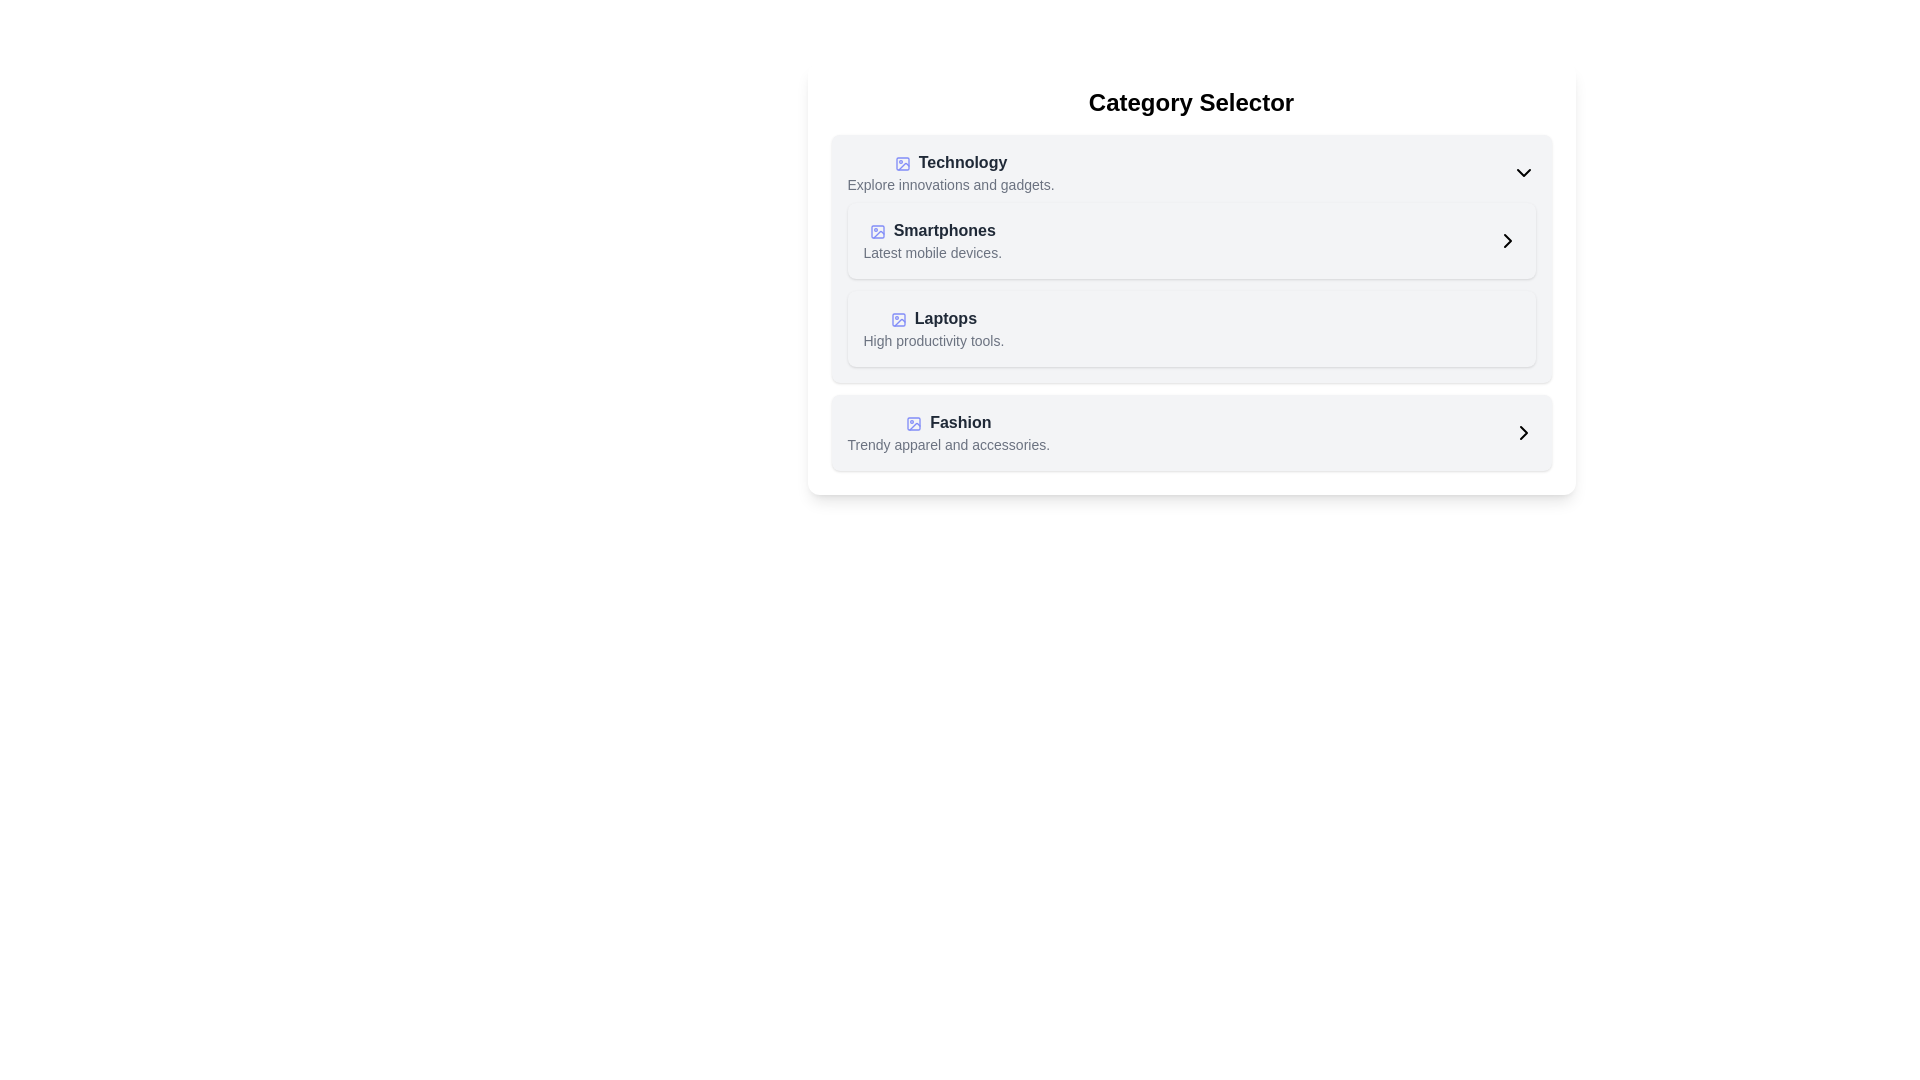  Describe the element at coordinates (1507, 239) in the screenshot. I see `the navigation arrow icon in the top-right corner of the 'Smartphones' category entry block` at that location.